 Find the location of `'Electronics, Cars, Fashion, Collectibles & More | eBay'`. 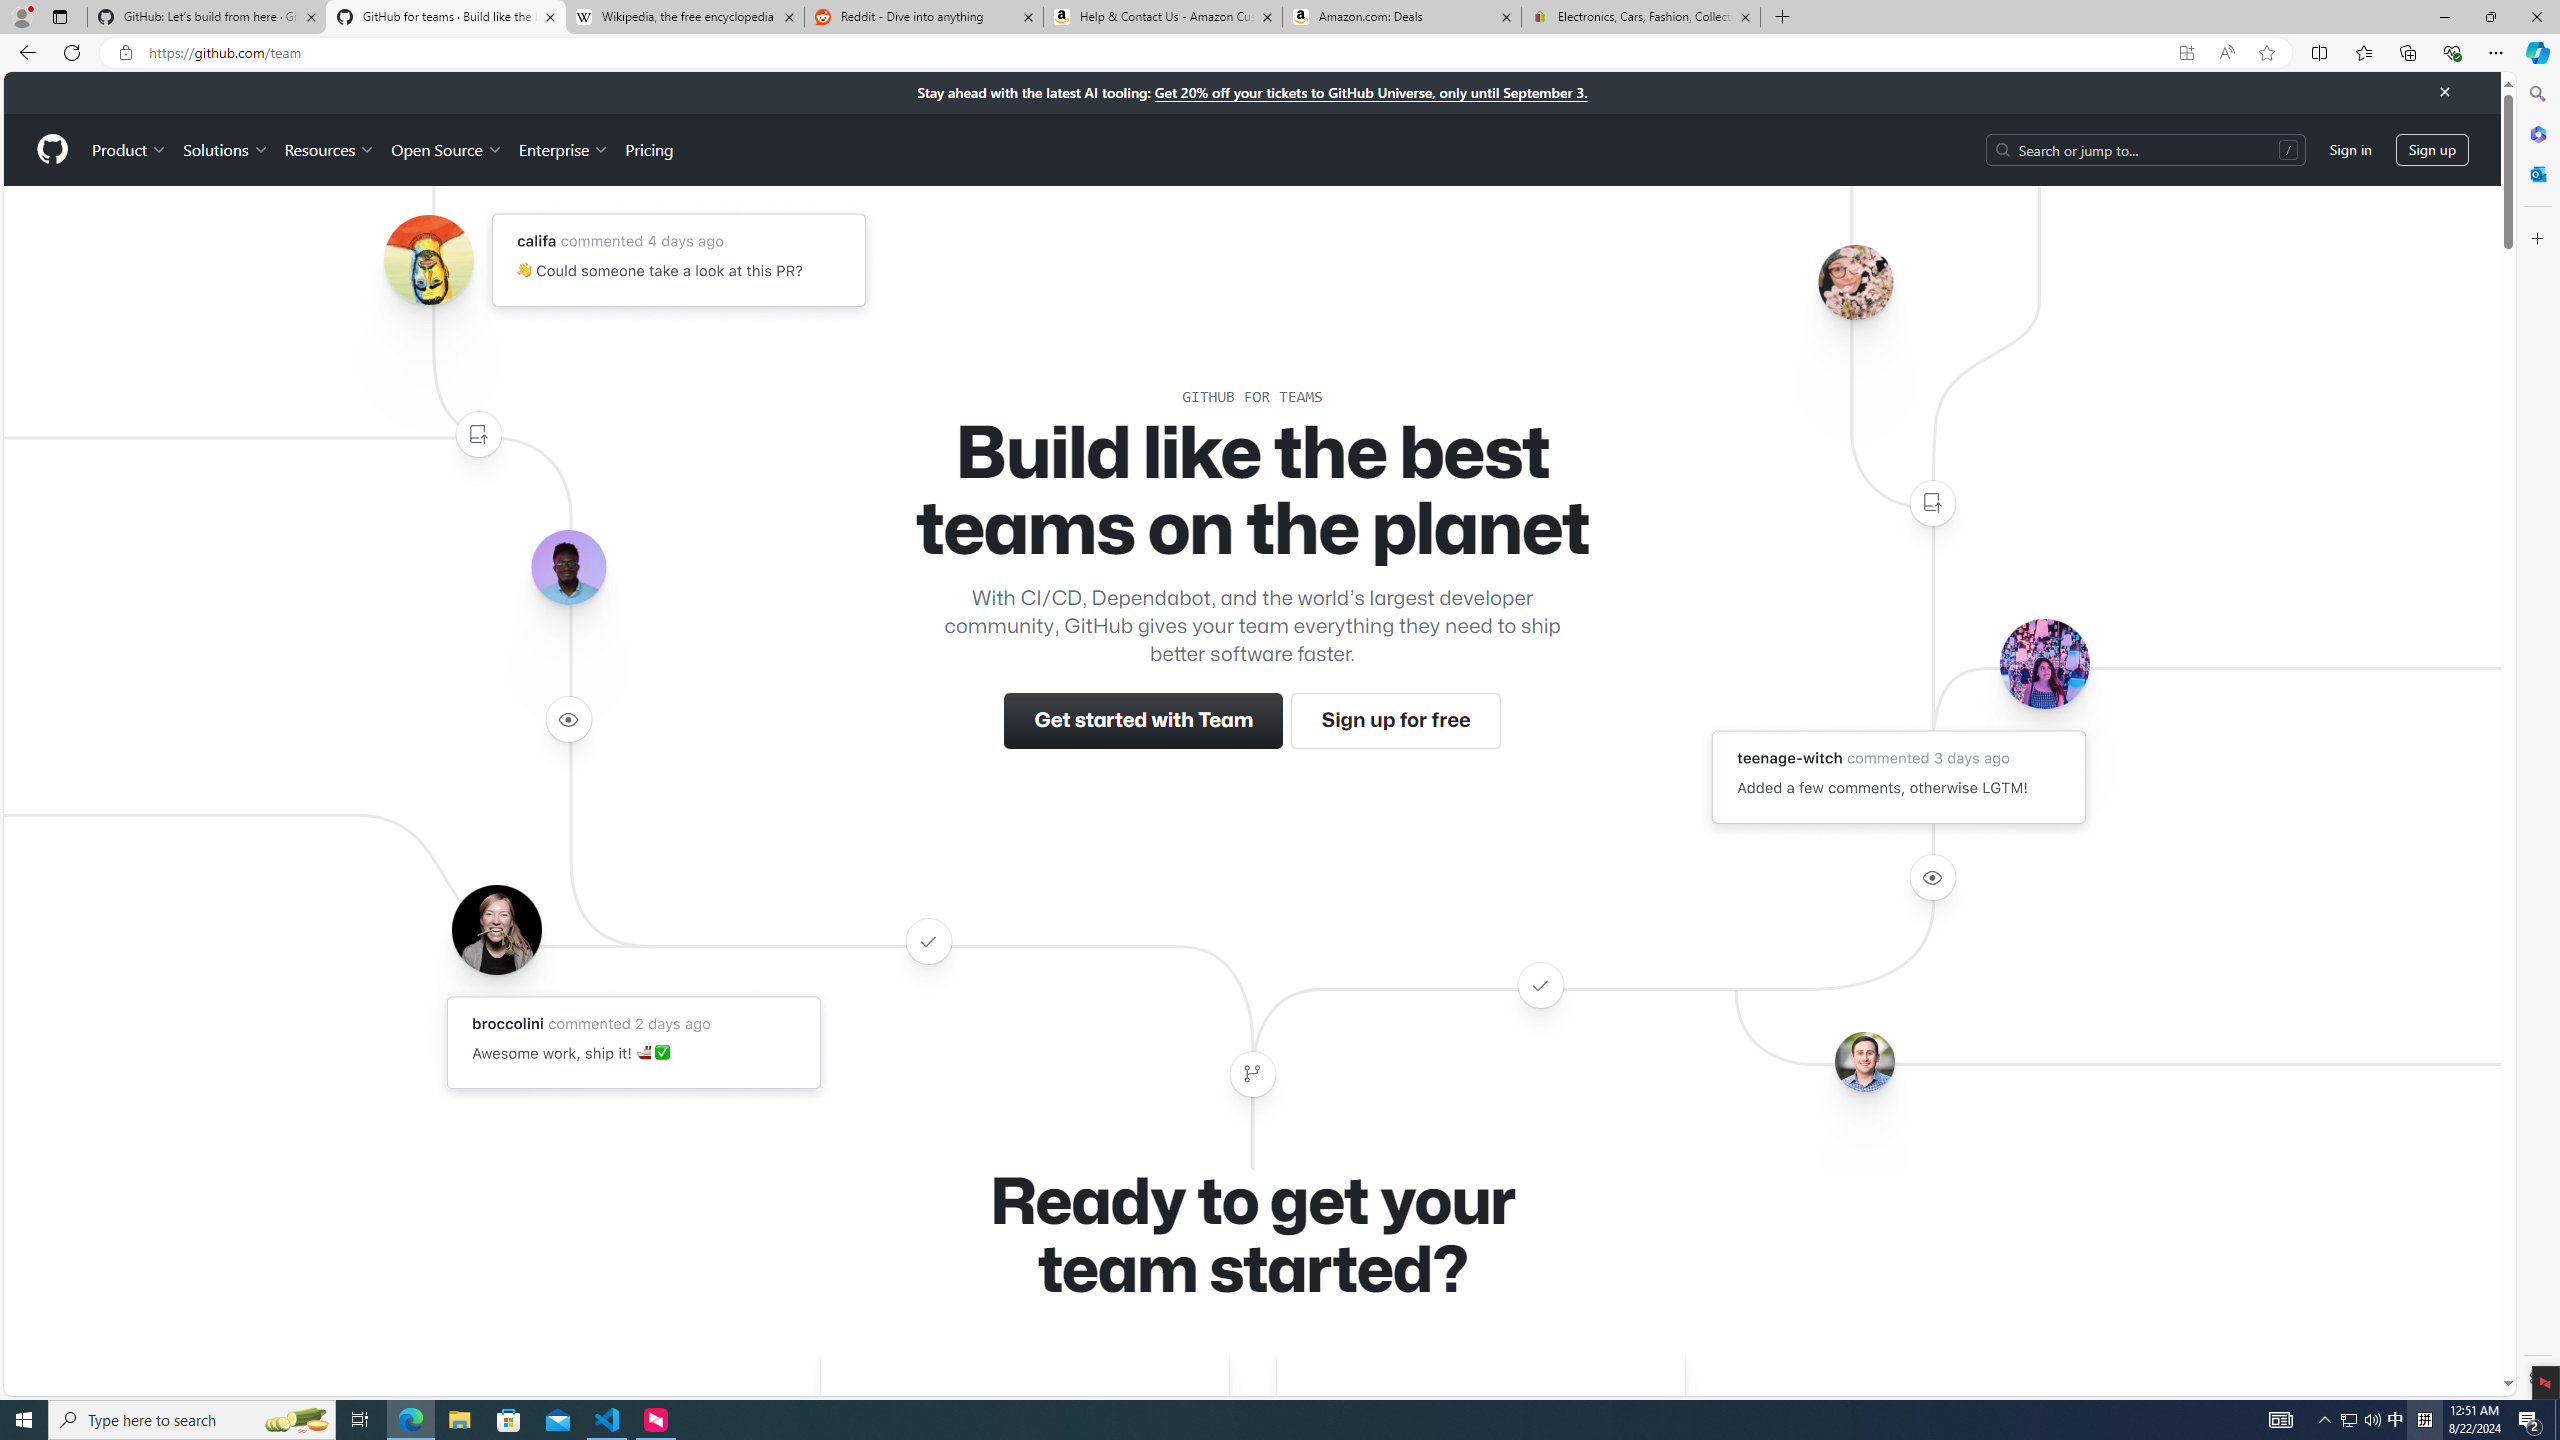

'Electronics, Cars, Fashion, Collectibles & More | eBay' is located at coordinates (1639, 16).